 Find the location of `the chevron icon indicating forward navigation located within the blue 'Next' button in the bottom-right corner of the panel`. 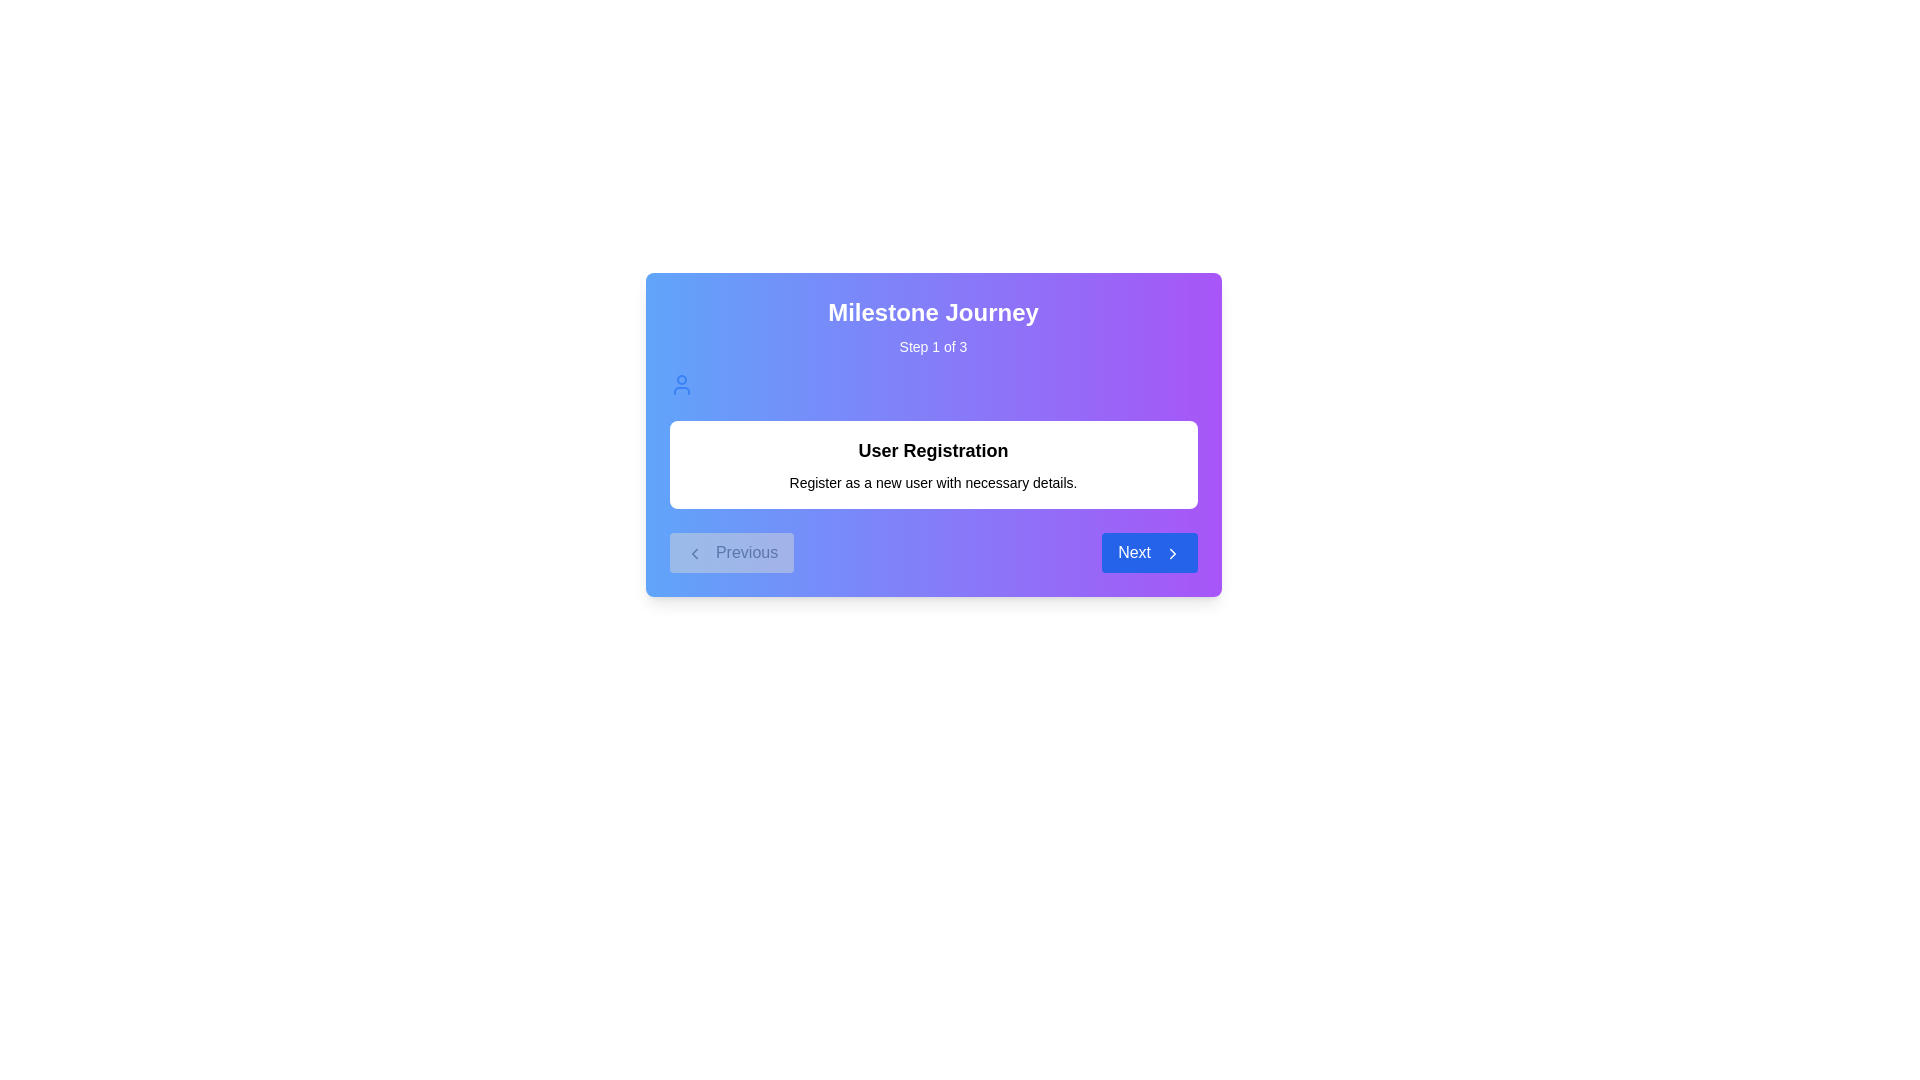

the chevron icon indicating forward navigation located within the blue 'Next' button in the bottom-right corner of the panel is located at coordinates (1172, 553).